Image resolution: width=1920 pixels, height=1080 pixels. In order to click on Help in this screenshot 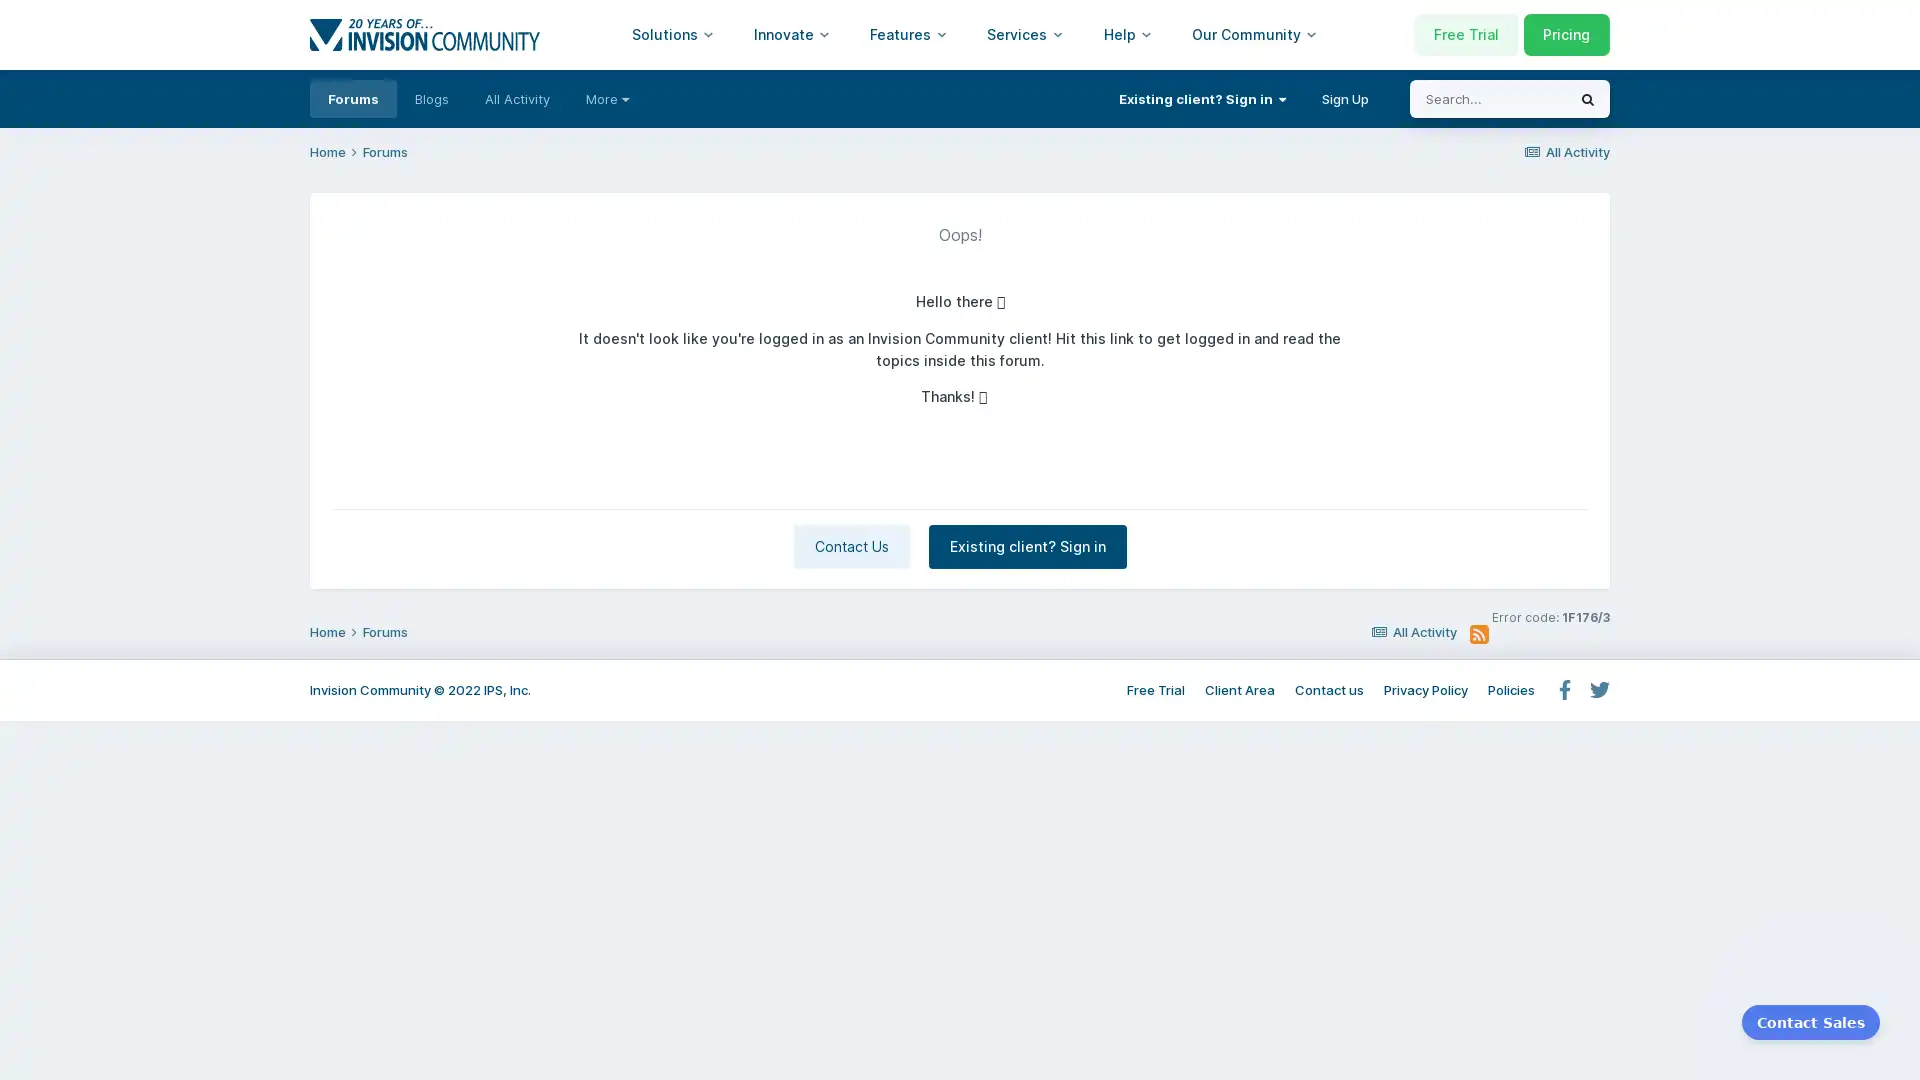, I will do `click(1128, 34)`.